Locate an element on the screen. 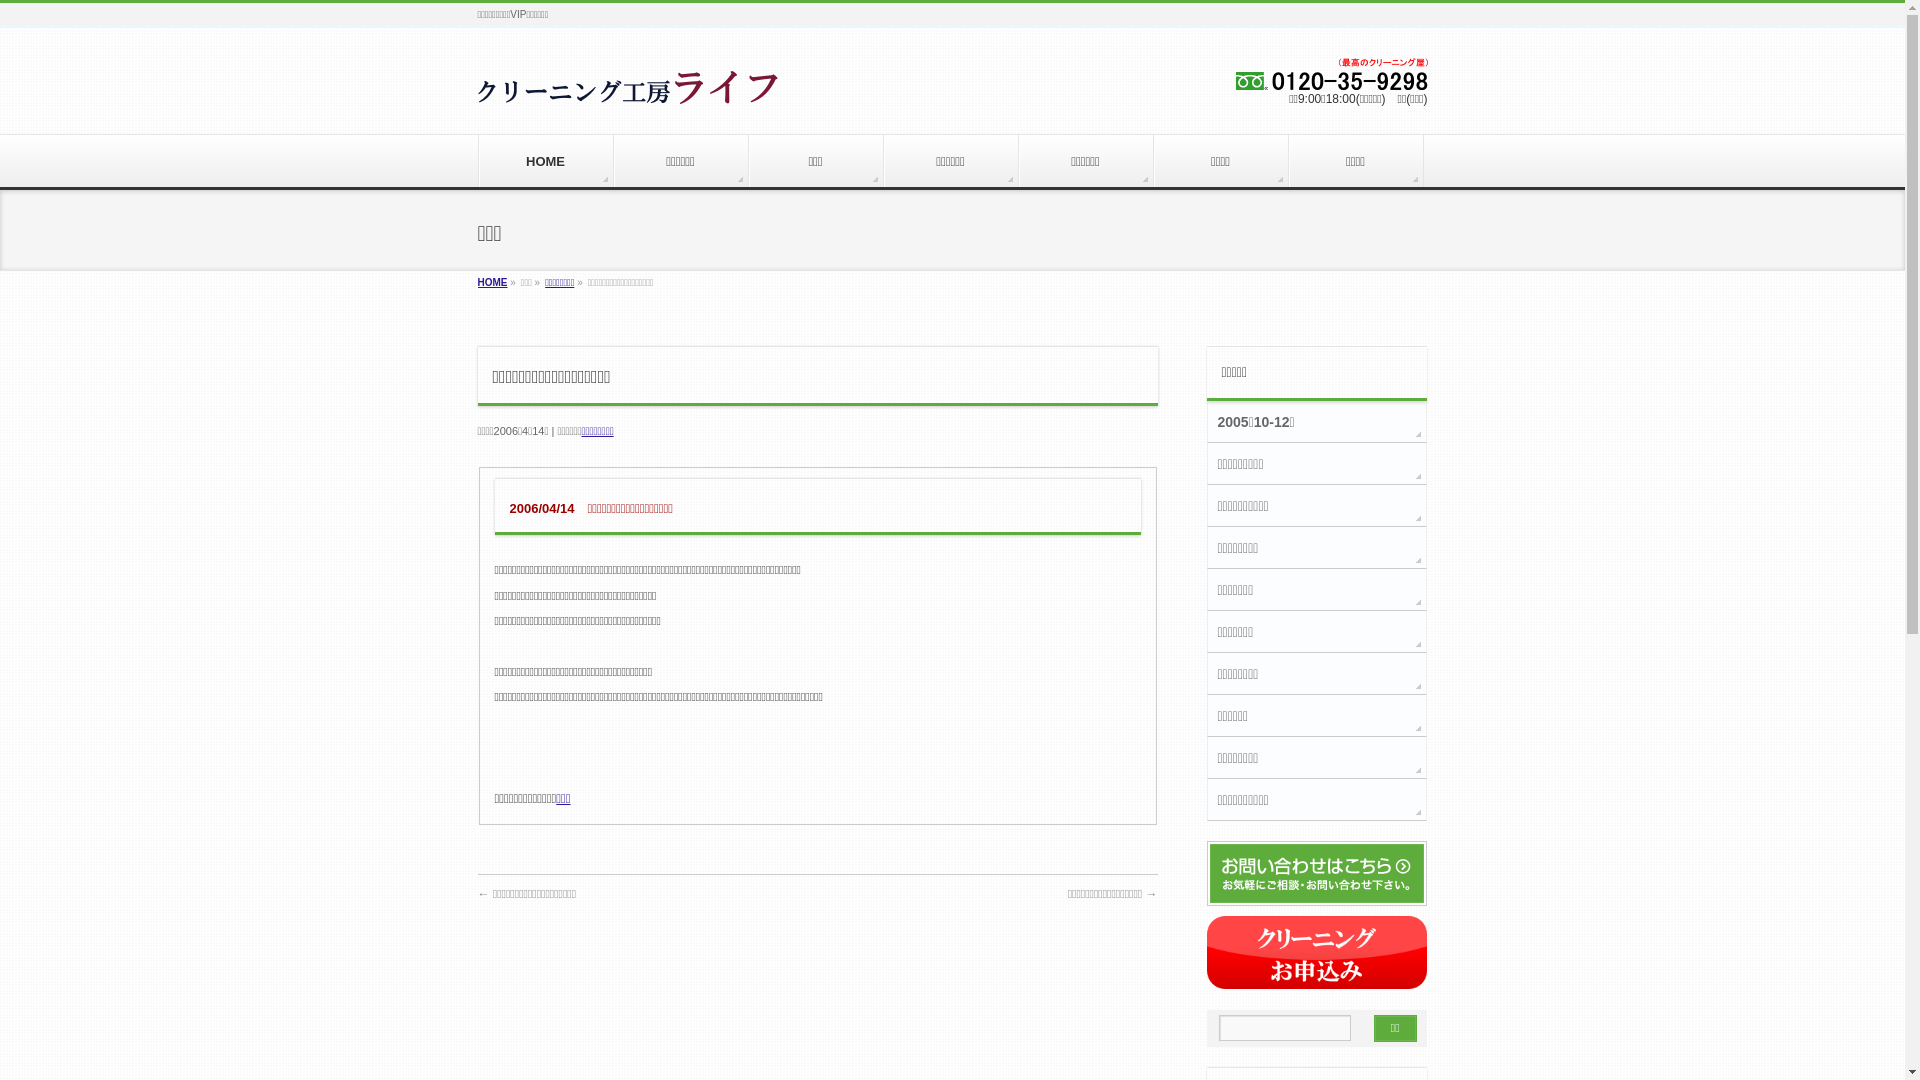  'HOME' is located at coordinates (545, 160).